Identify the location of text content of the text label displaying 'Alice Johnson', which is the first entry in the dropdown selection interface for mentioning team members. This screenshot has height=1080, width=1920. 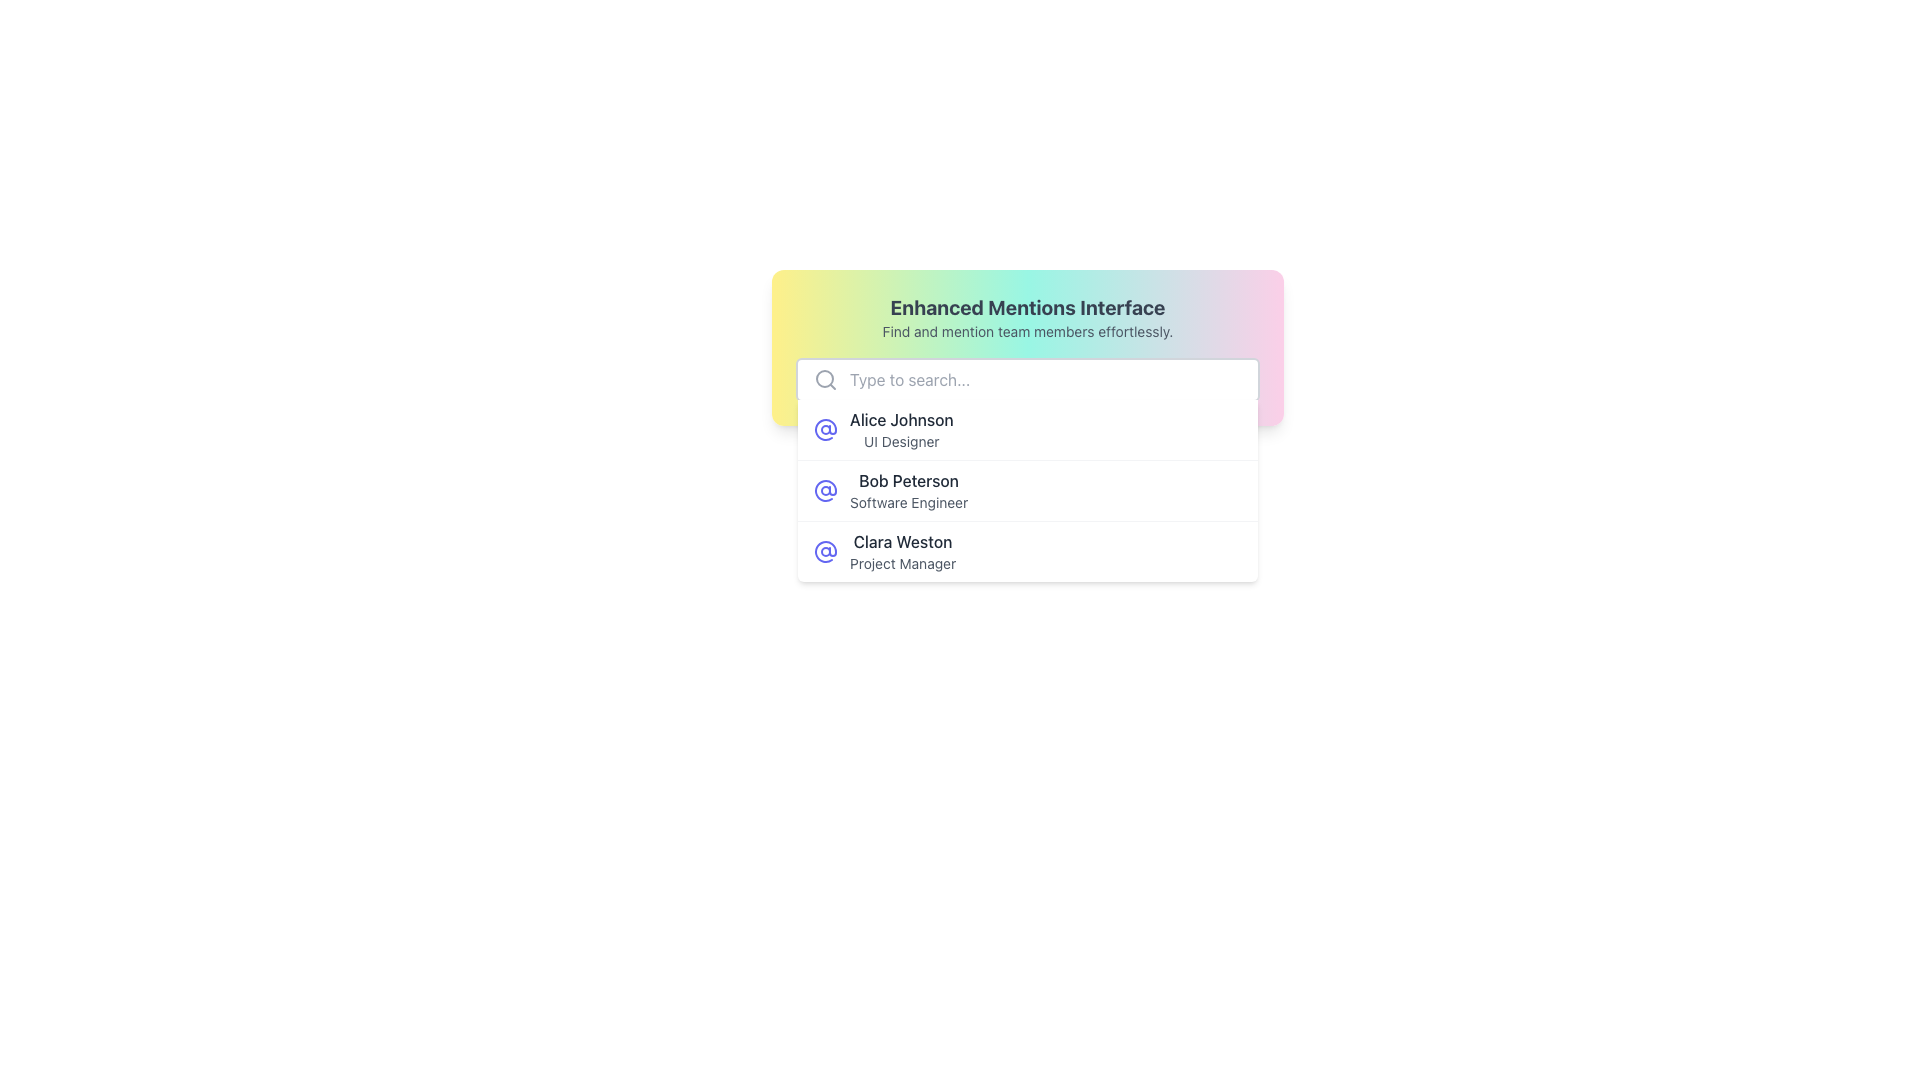
(900, 419).